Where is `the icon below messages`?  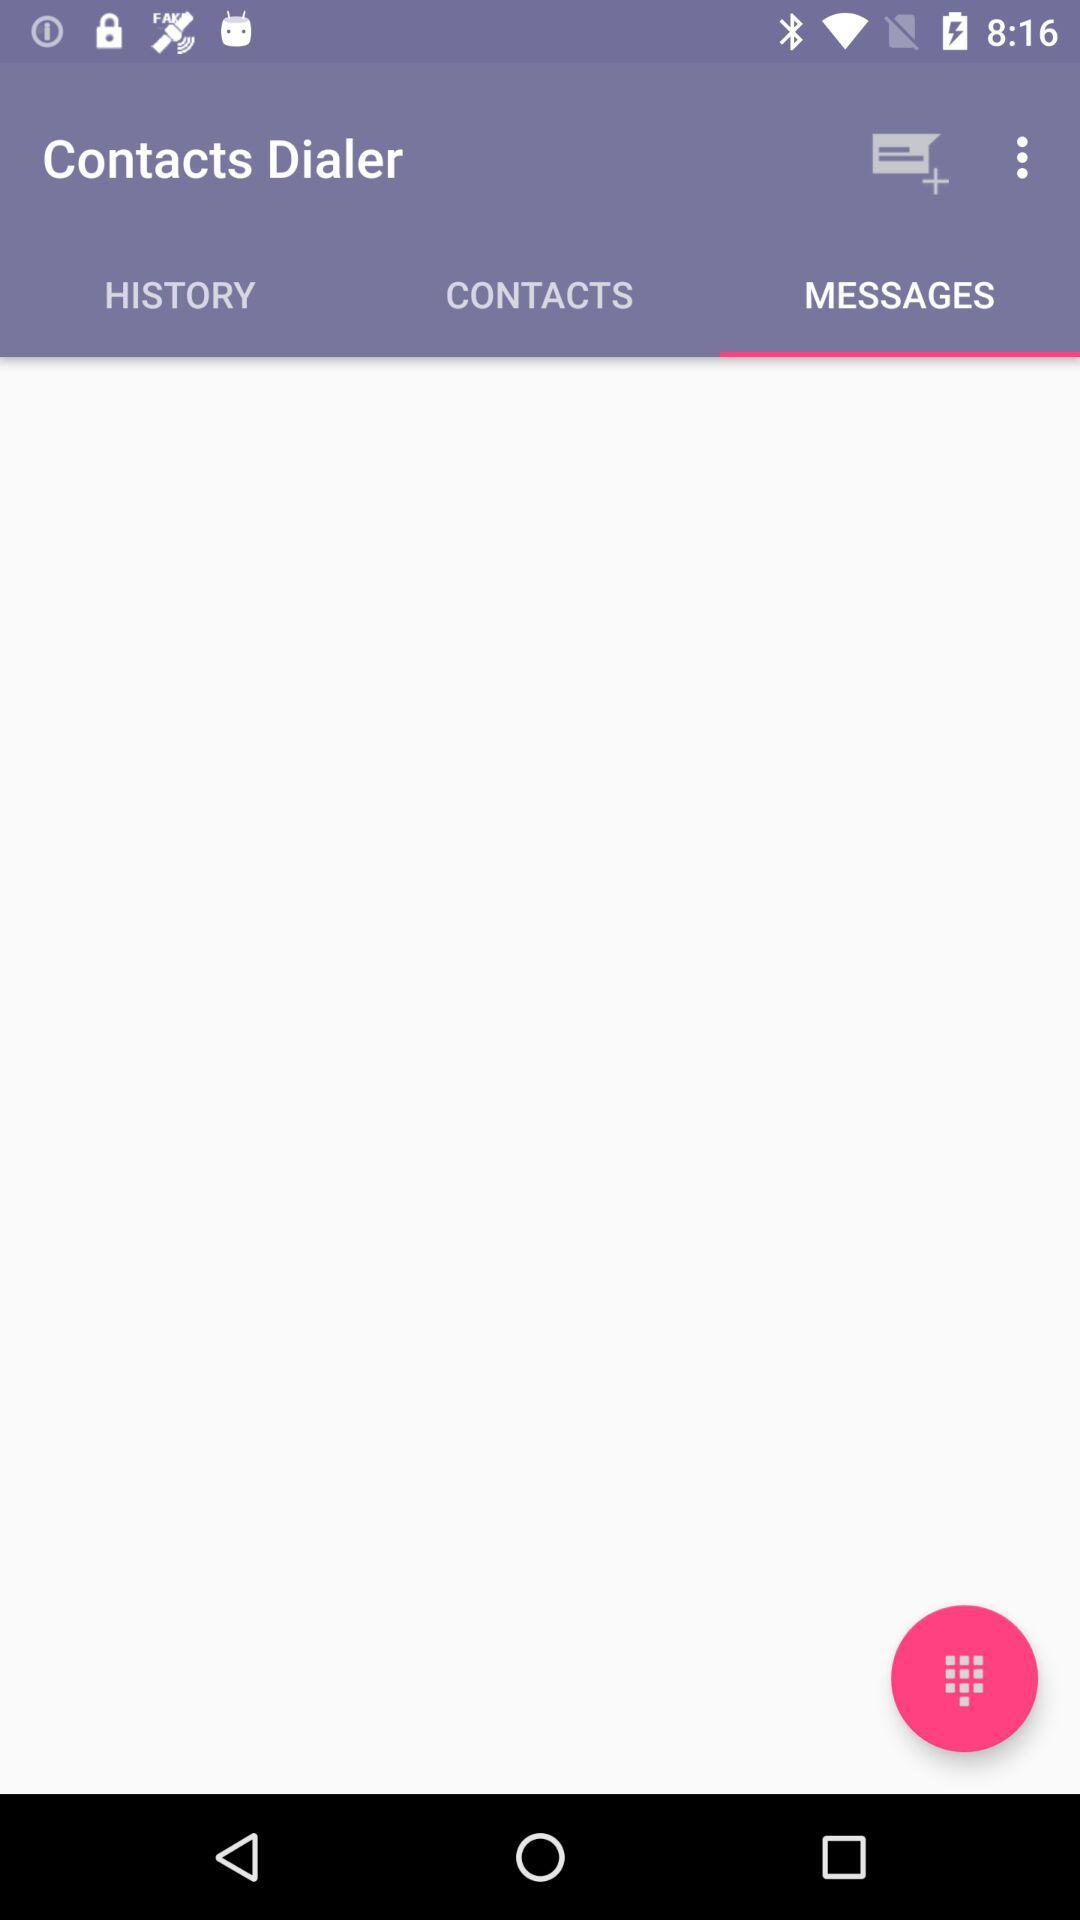
the icon below messages is located at coordinates (963, 1678).